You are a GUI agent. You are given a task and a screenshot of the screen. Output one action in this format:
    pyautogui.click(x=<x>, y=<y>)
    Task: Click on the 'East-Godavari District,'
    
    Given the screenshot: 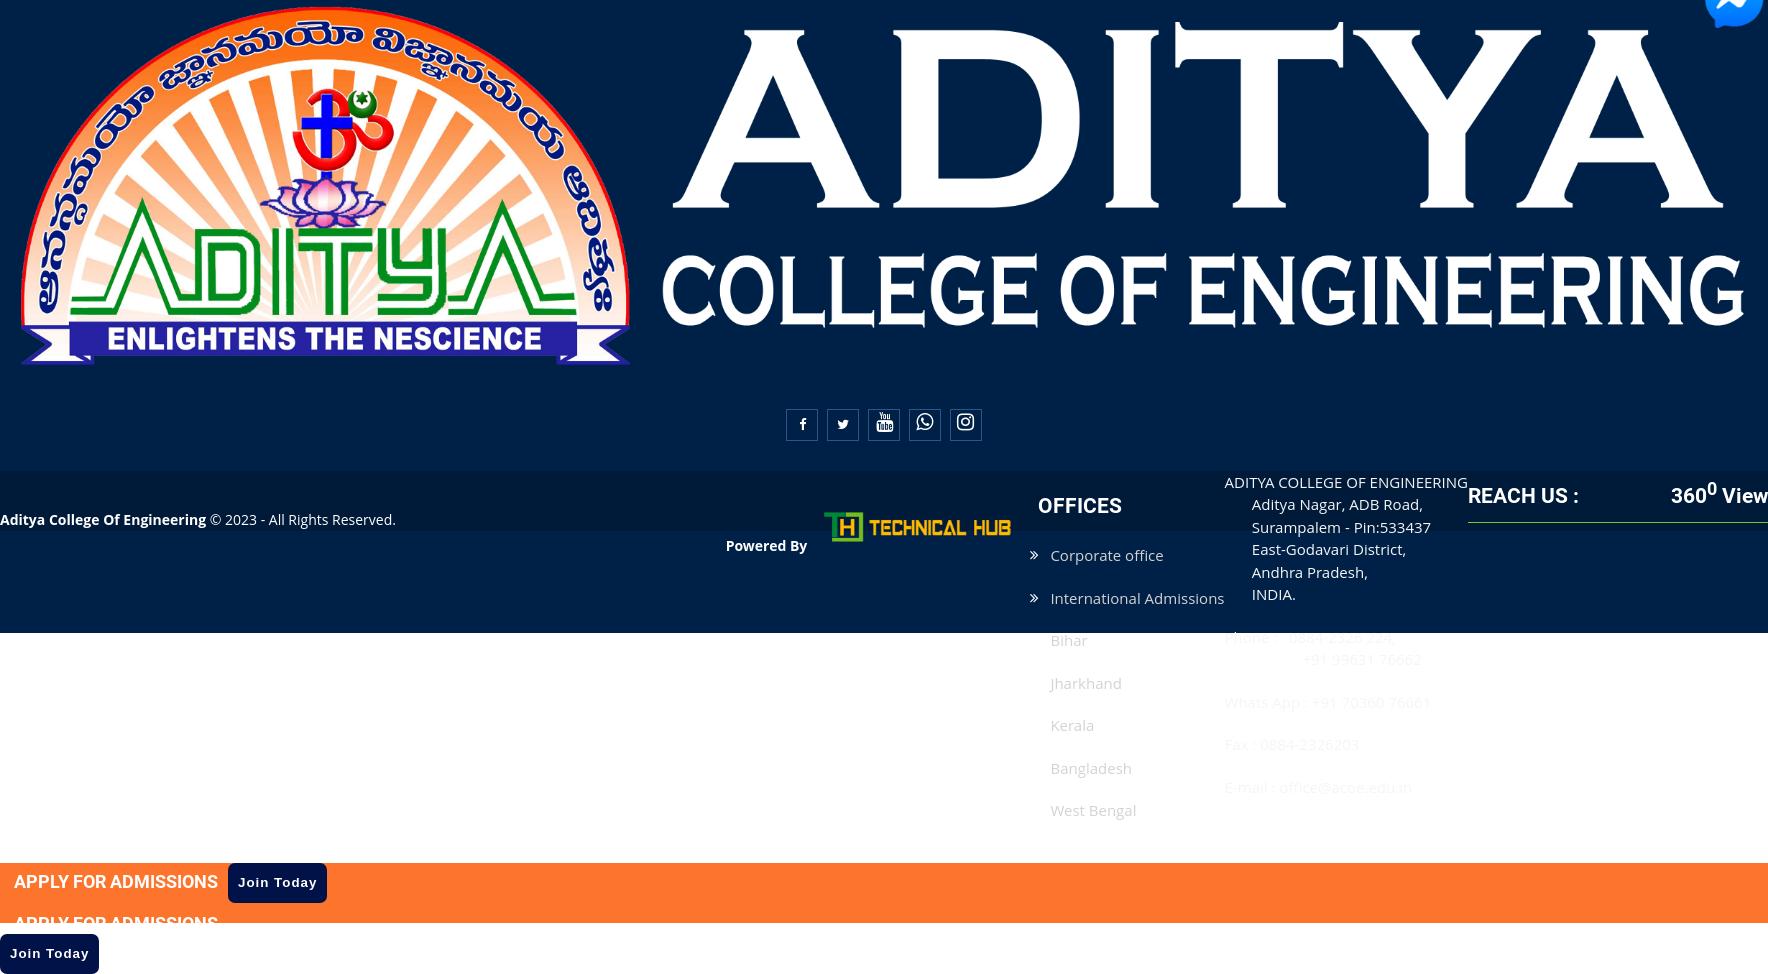 What is the action you would take?
    pyautogui.click(x=1333, y=549)
    